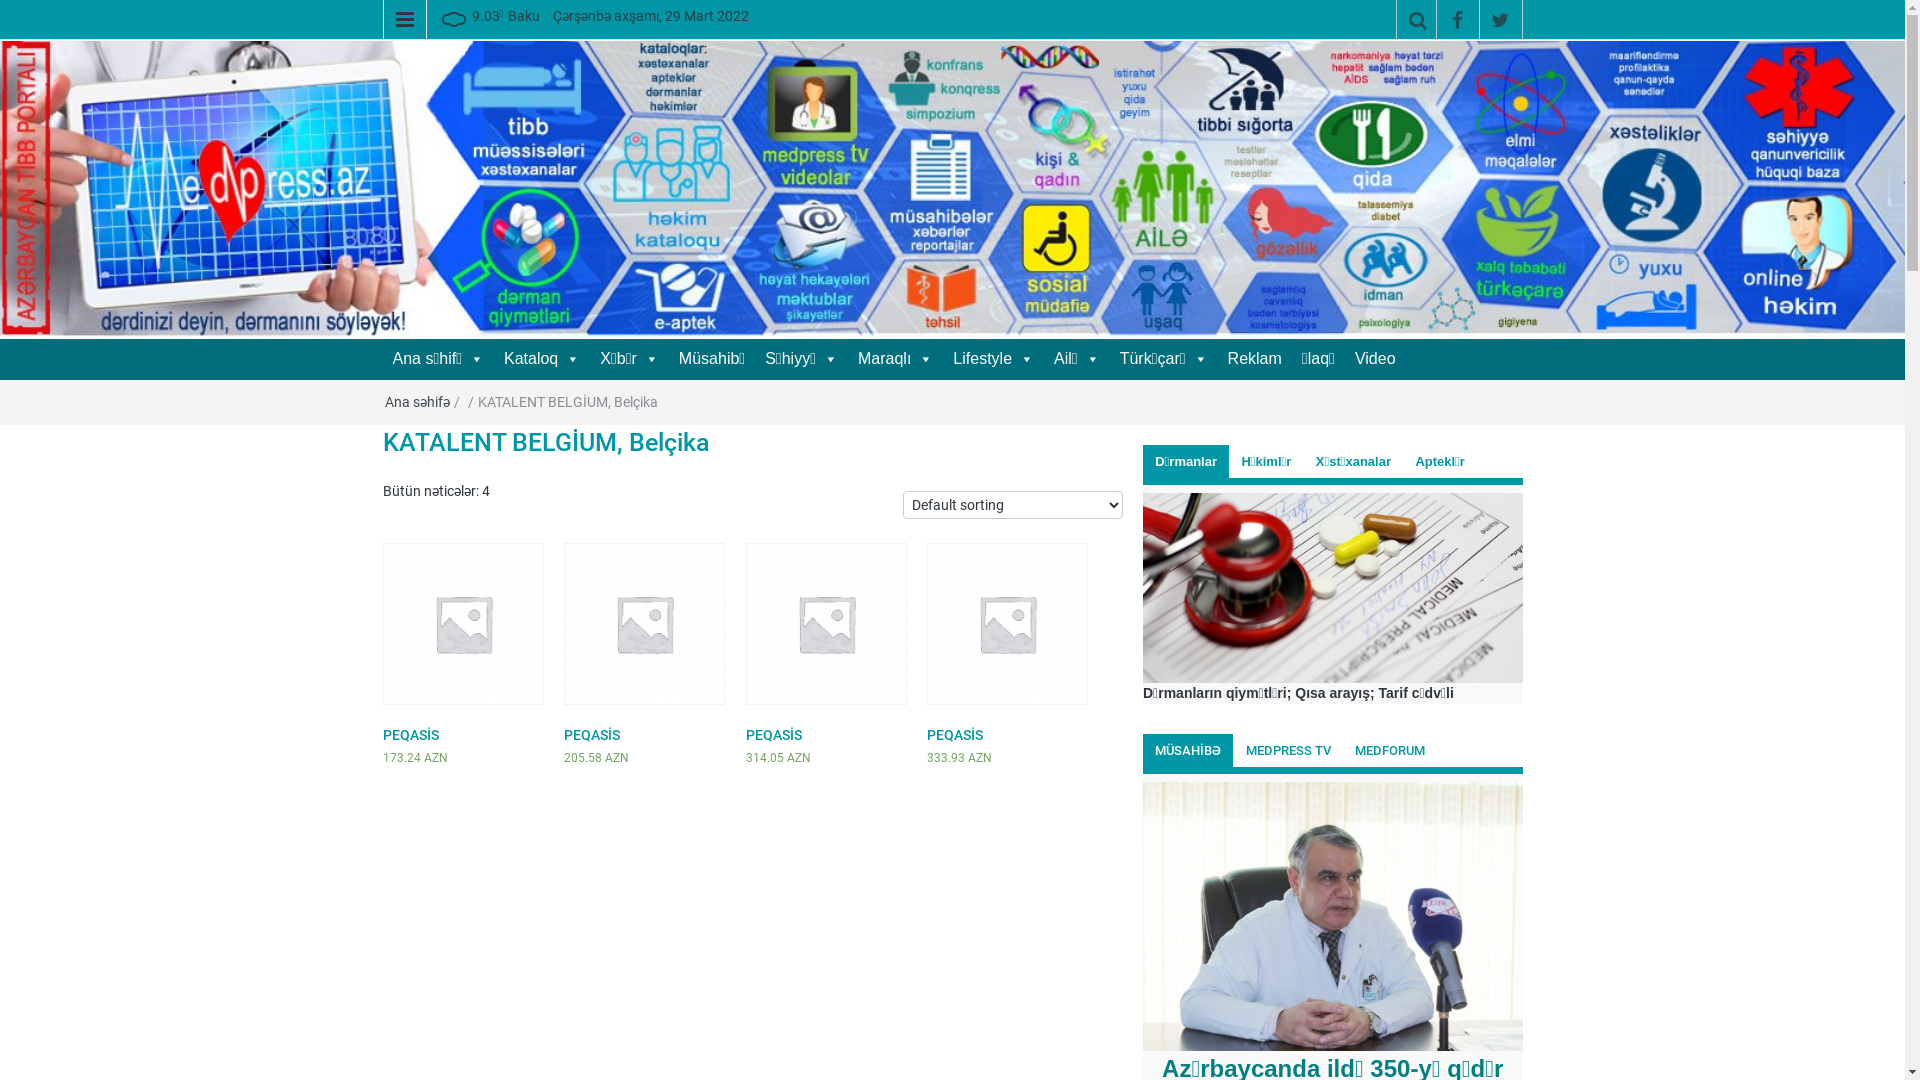 The height and width of the screenshot is (1080, 1920). What do you see at coordinates (1287, 751) in the screenshot?
I see `'MEDPRESS TV'` at bounding box center [1287, 751].